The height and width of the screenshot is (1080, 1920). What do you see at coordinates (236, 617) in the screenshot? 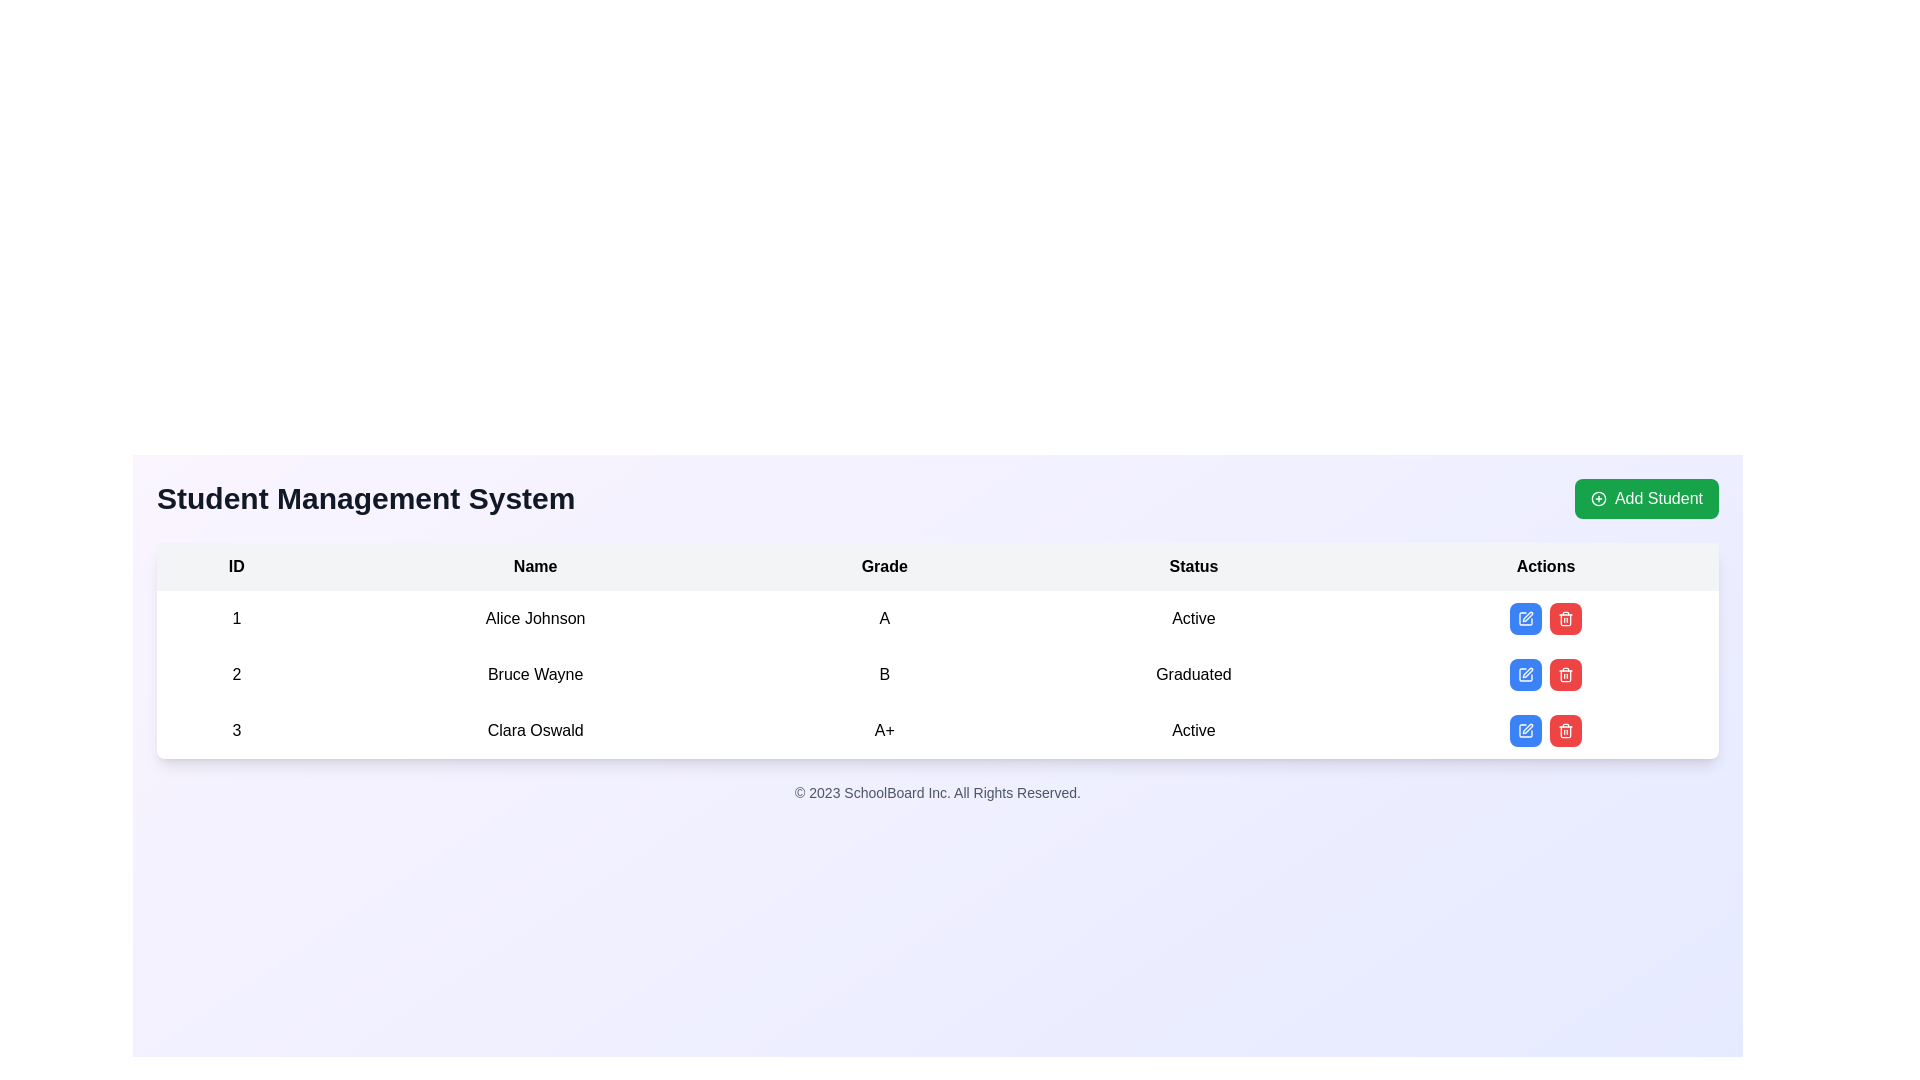
I see `the first row ID element in the student records table, which corresponds to 'Alice Johnson's ID, located in the first column of the table` at bounding box center [236, 617].